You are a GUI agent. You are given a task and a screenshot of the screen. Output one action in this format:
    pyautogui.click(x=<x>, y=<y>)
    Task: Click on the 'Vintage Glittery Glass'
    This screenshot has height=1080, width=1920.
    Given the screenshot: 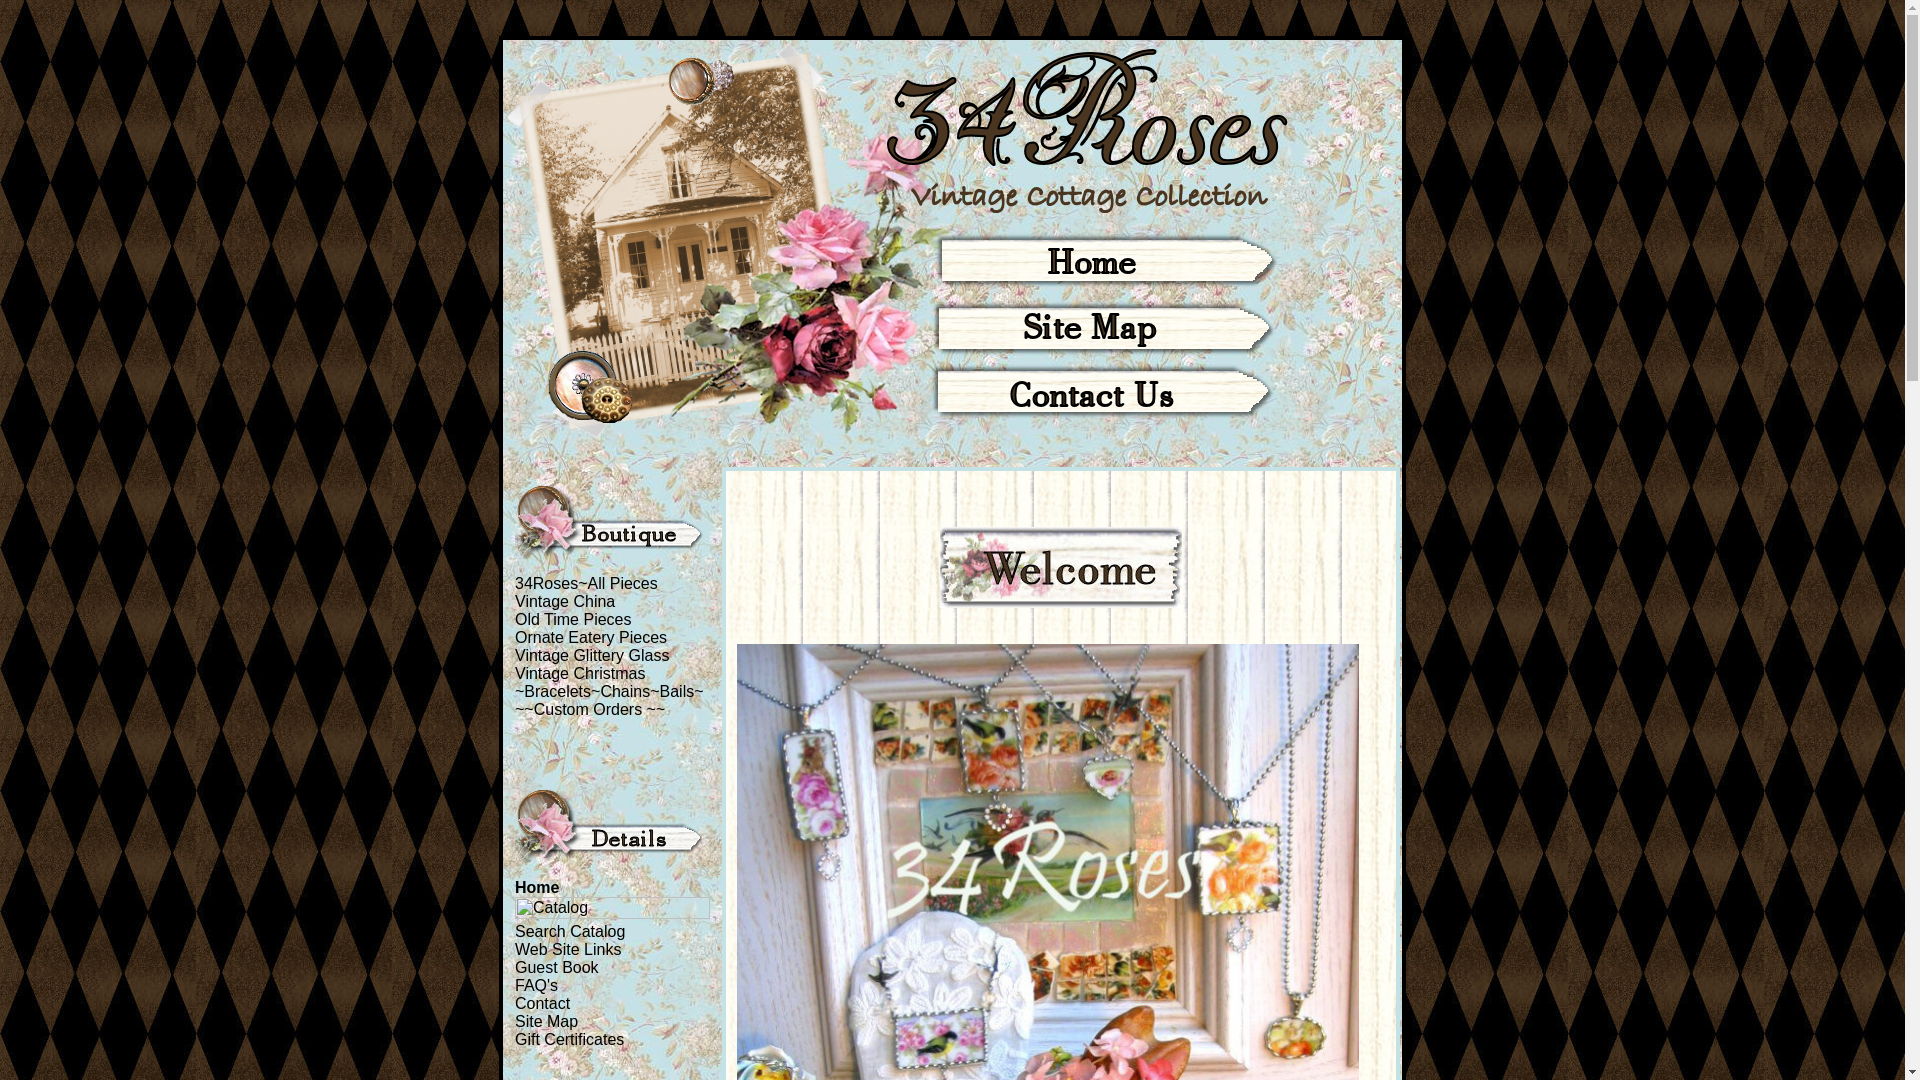 What is the action you would take?
    pyautogui.click(x=590, y=655)
    